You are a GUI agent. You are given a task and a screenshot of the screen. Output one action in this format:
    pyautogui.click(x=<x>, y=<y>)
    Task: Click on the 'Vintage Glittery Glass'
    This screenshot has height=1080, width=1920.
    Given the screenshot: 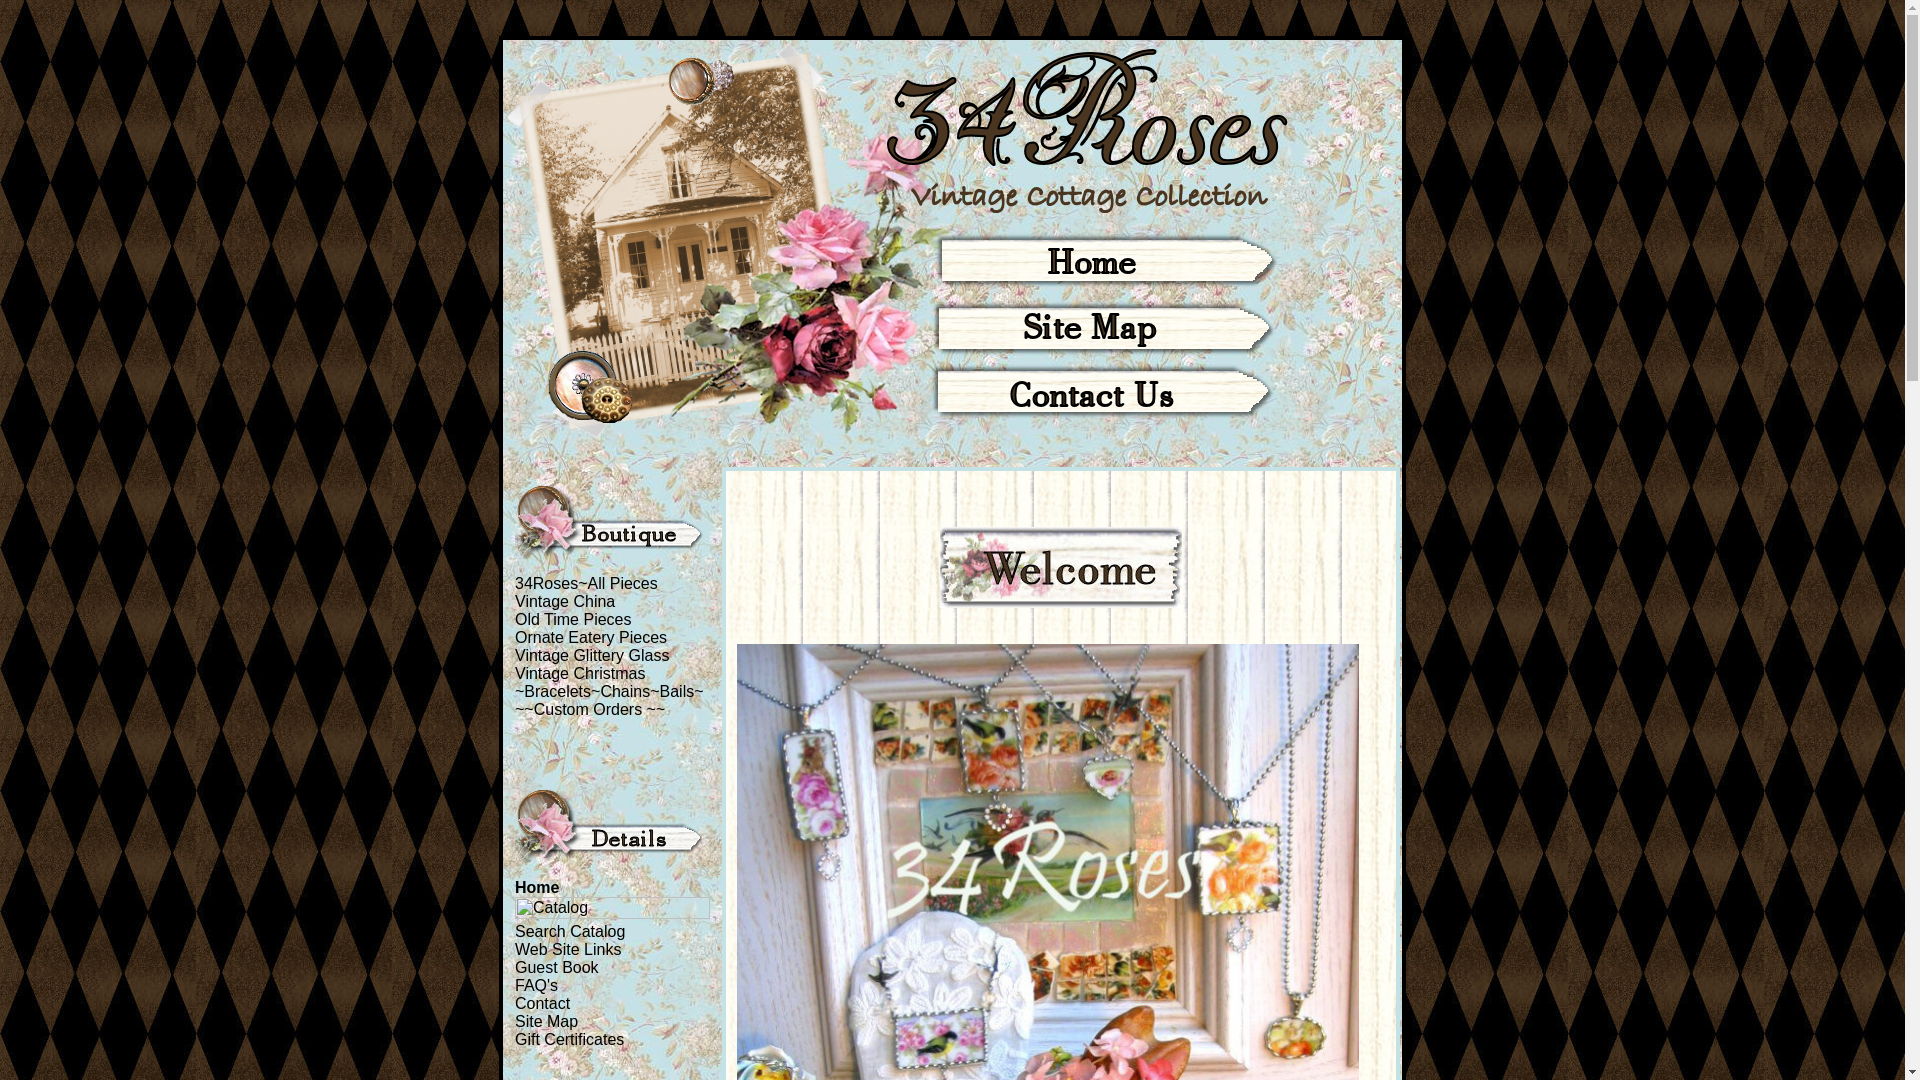 What is the action you would take?
    pyautogui.click(x=590, y=655)
    